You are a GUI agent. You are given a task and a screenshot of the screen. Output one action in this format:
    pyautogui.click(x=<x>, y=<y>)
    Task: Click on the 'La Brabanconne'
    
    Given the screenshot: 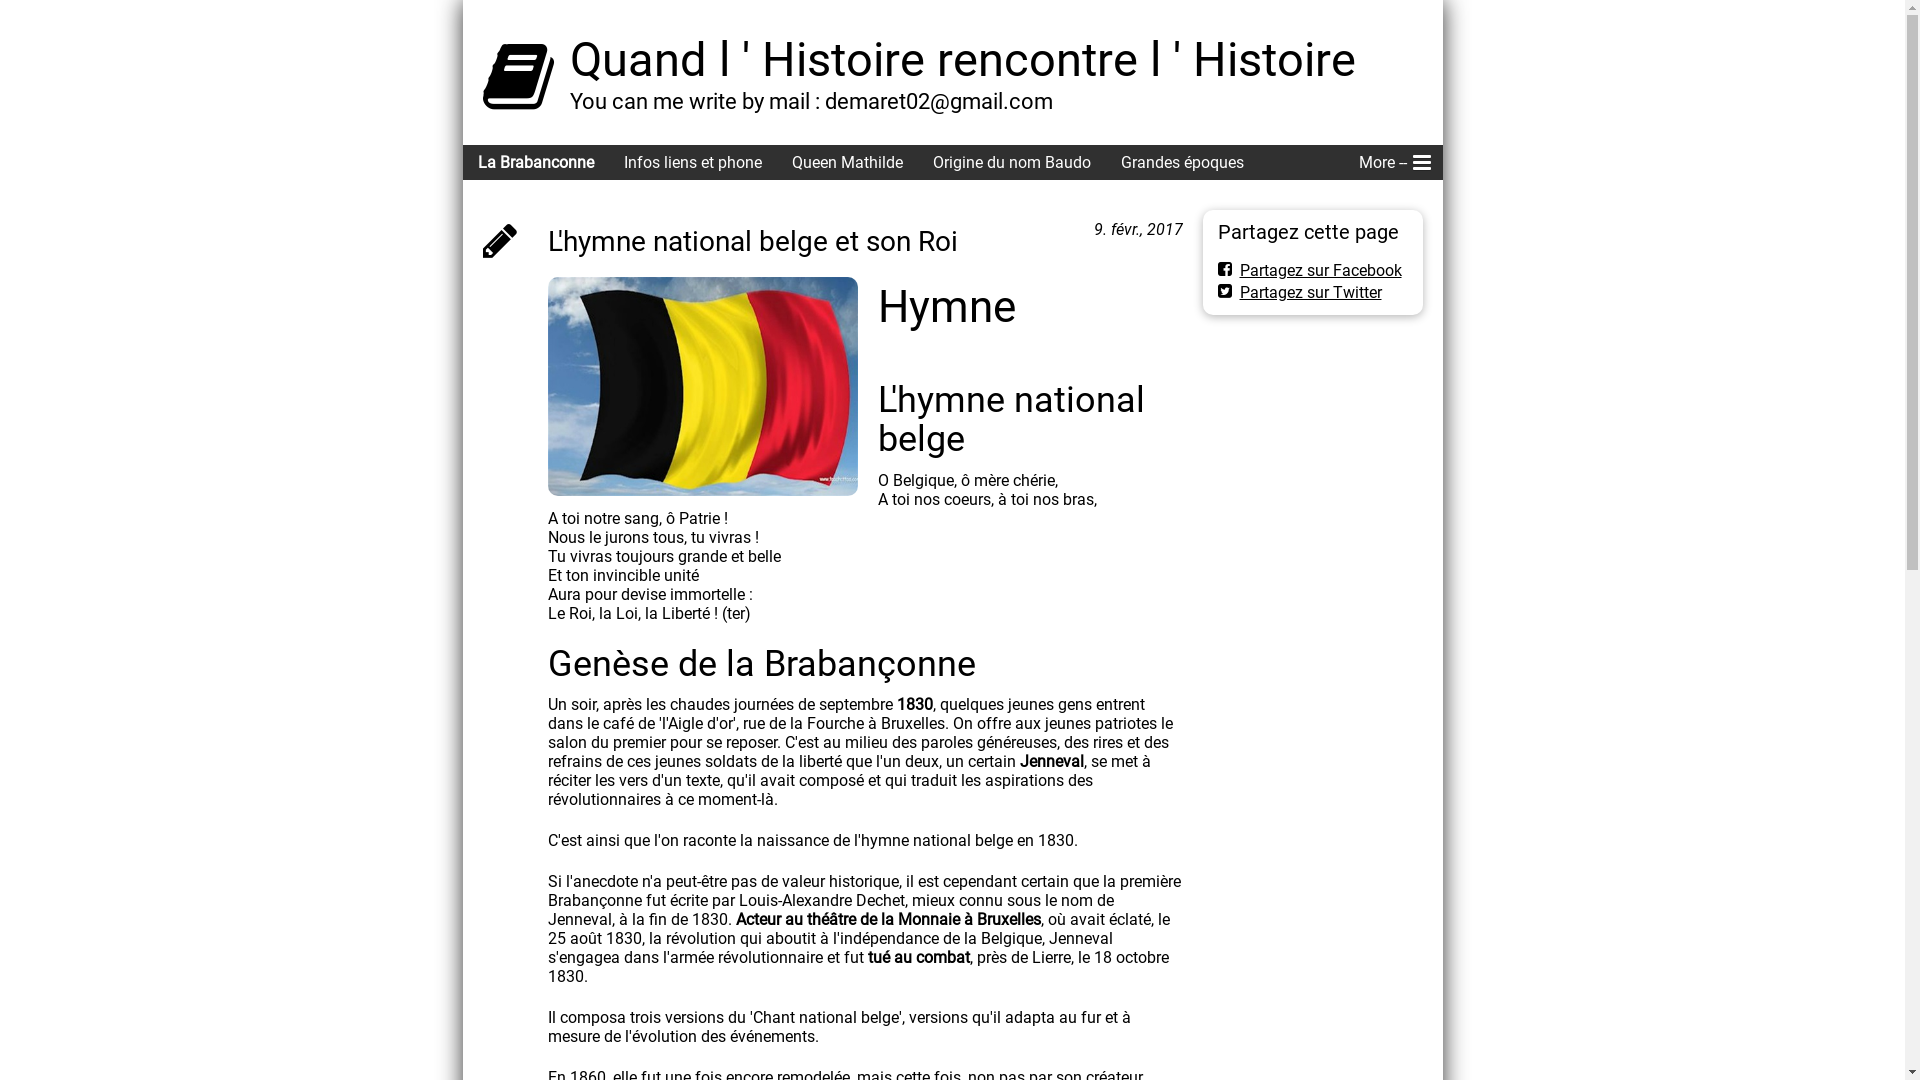 What is the action you would take?
    pyautogui.click(x=534, y=161)
    